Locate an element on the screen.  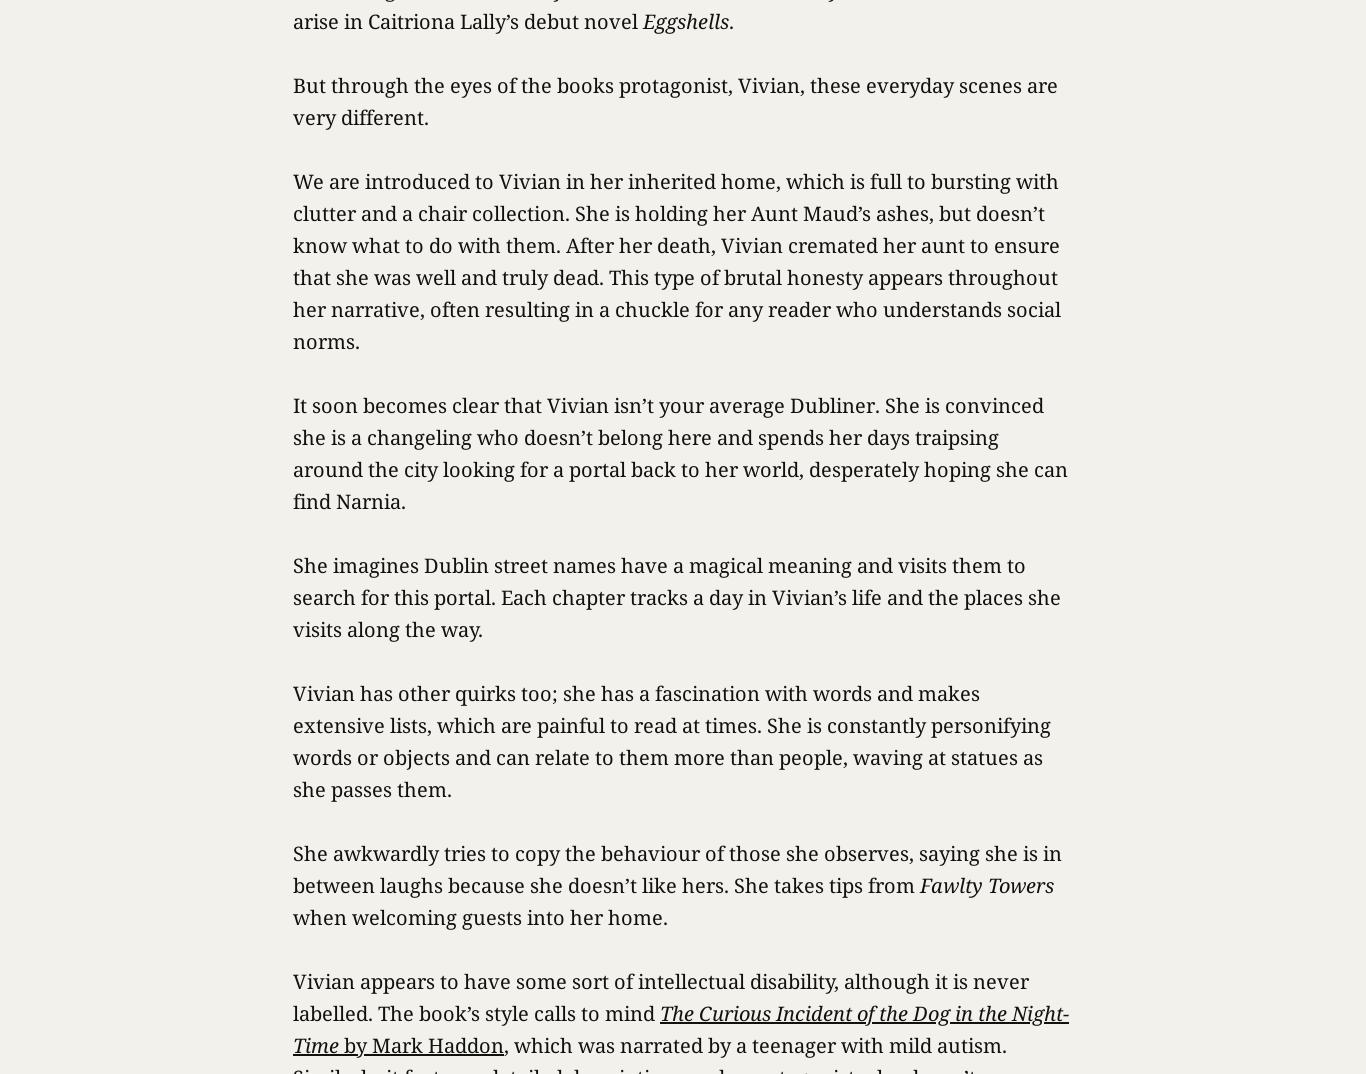
'.' is located at coordinates (731, 20).